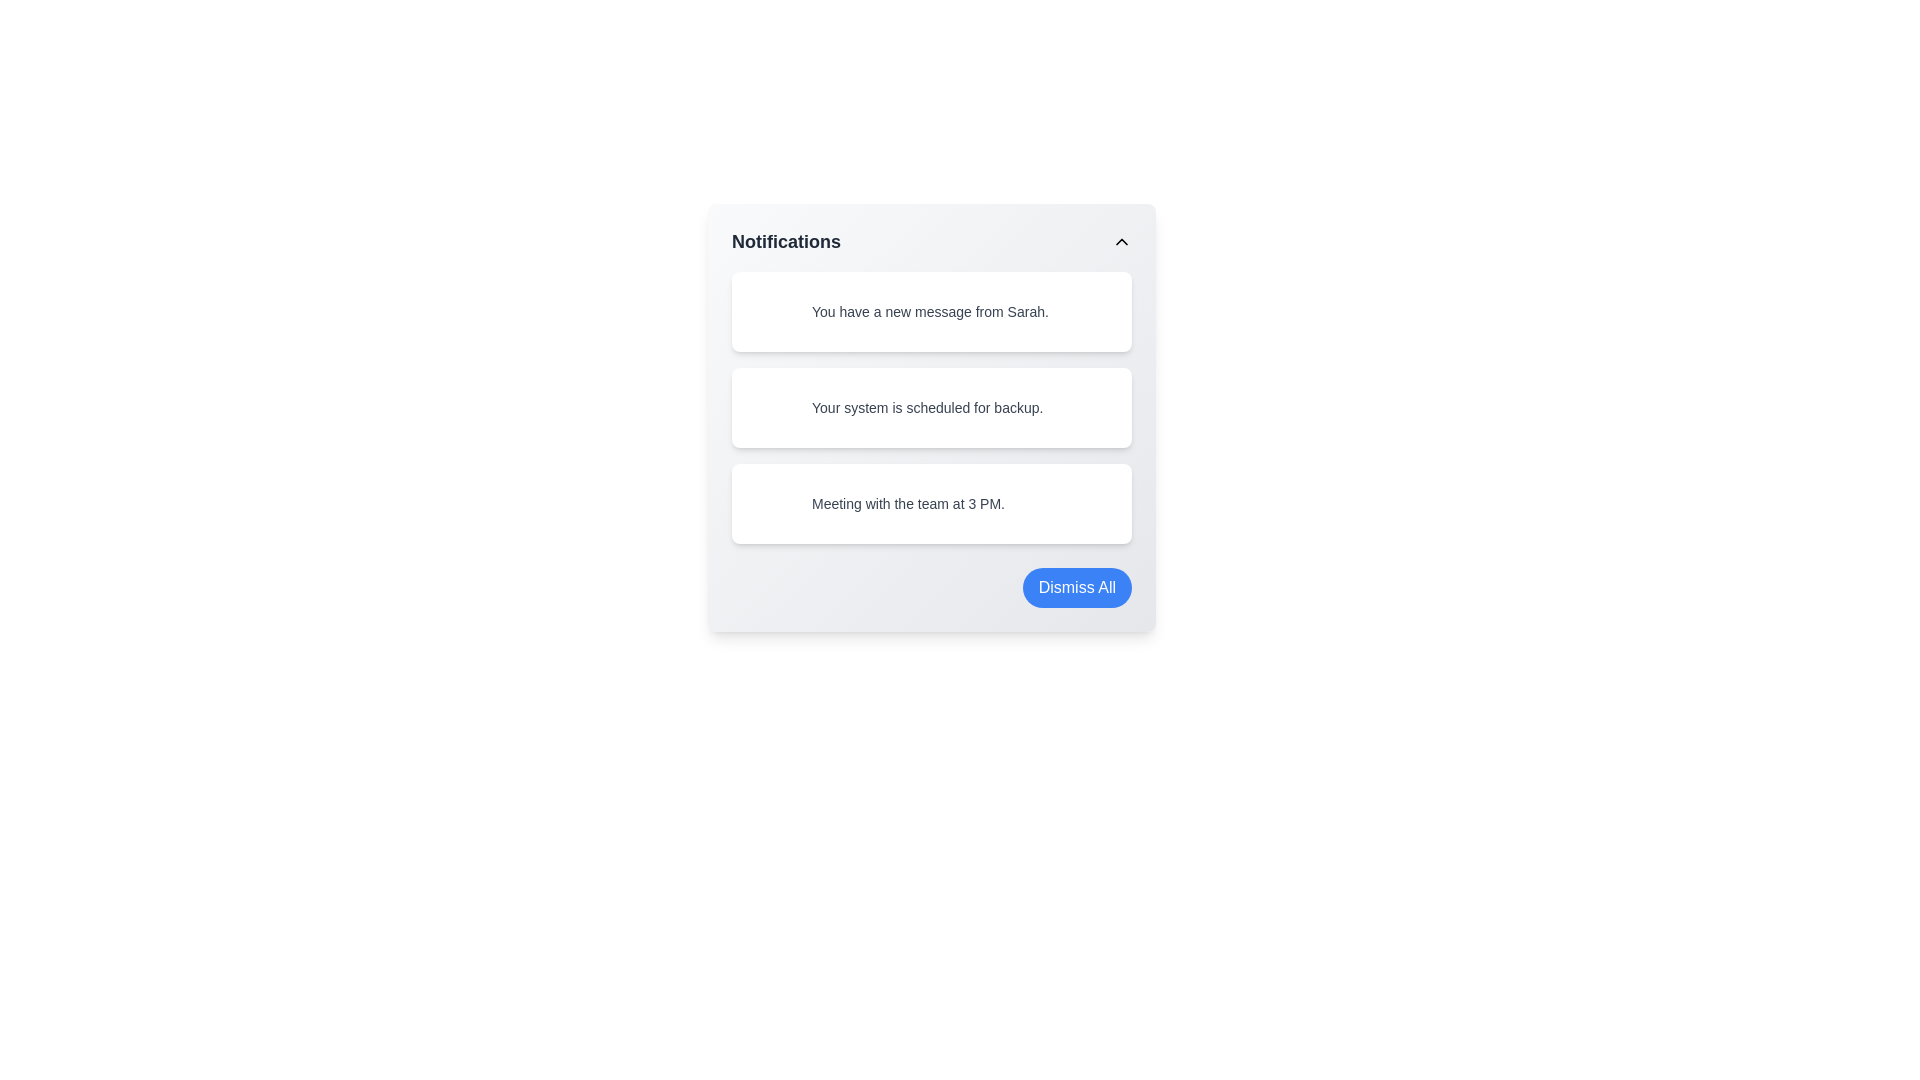 The image size is (1920, 1080). I want to click on the first notification card in the Notifications window that alerts the user to a new message from 'Sarah.', so click(930, 312).